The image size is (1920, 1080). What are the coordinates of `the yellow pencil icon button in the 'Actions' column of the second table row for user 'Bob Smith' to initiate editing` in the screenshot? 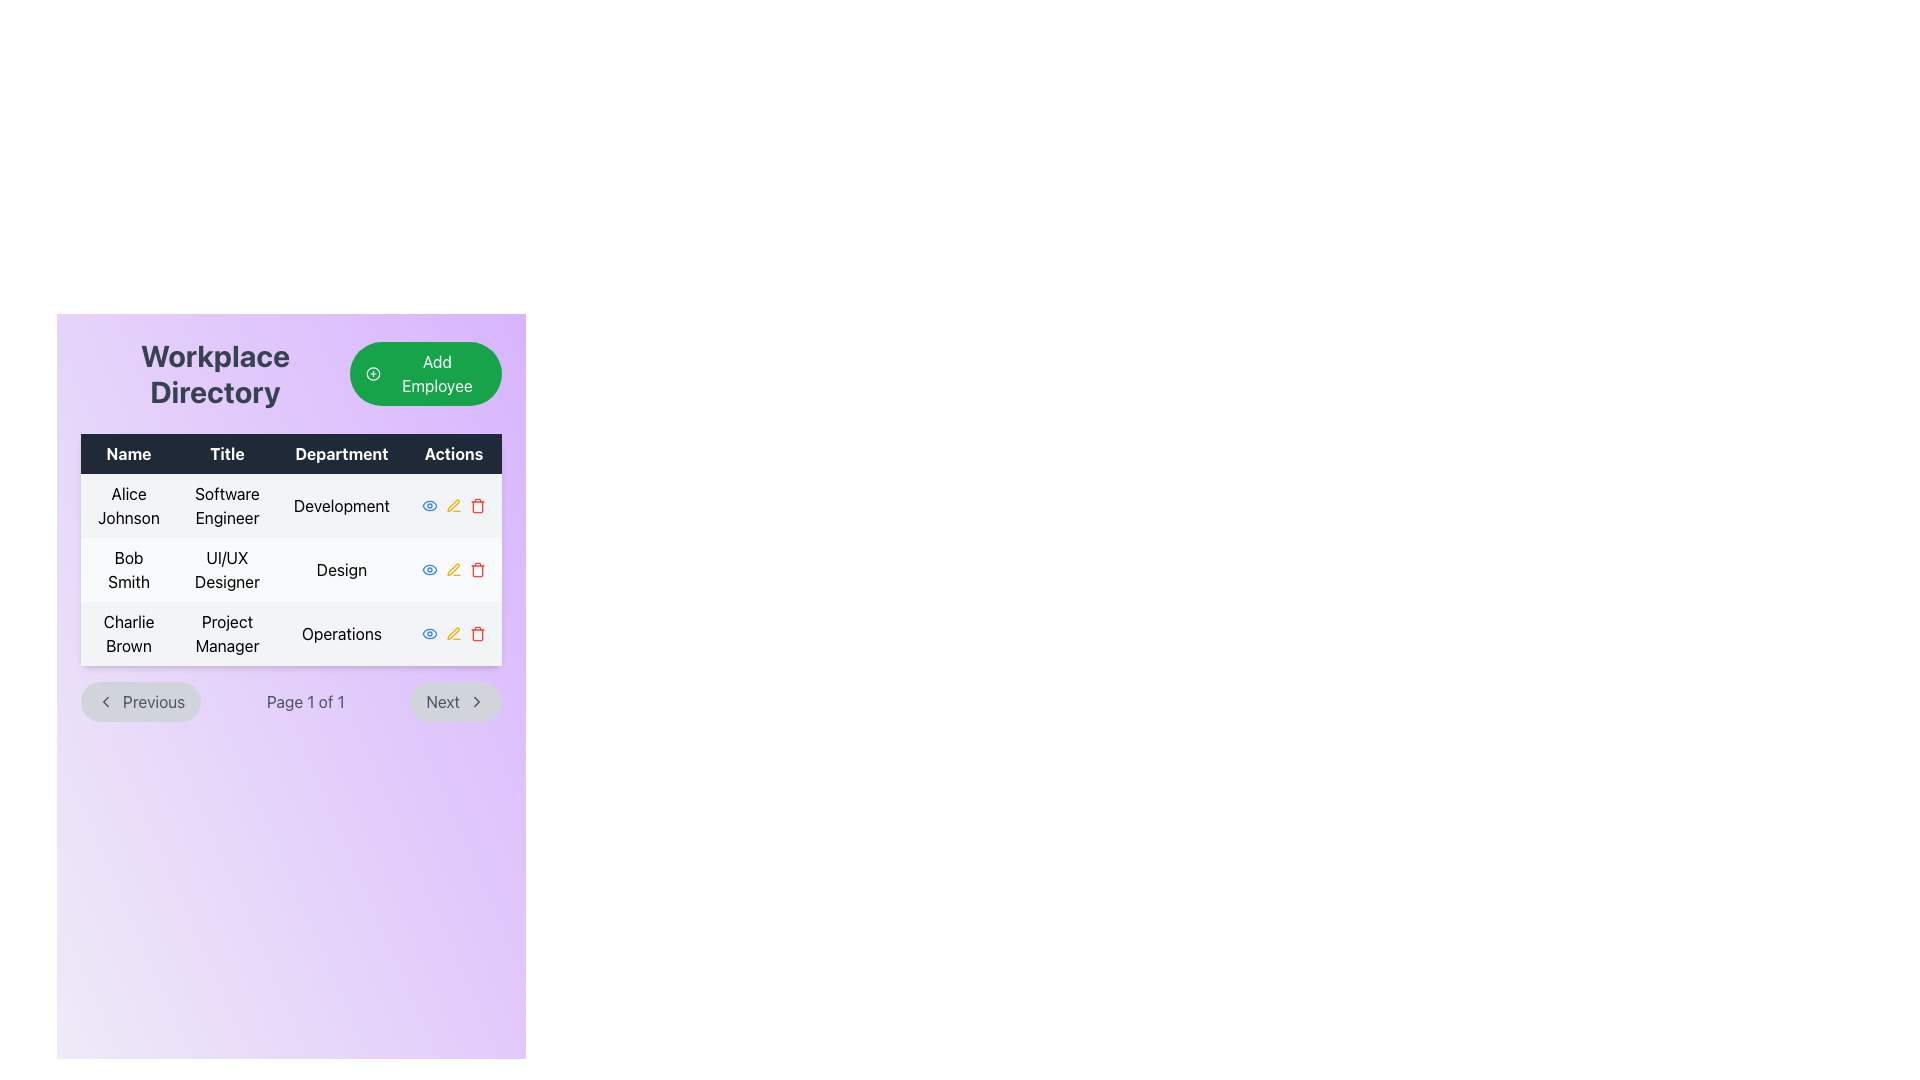 It's located at (453, 570).